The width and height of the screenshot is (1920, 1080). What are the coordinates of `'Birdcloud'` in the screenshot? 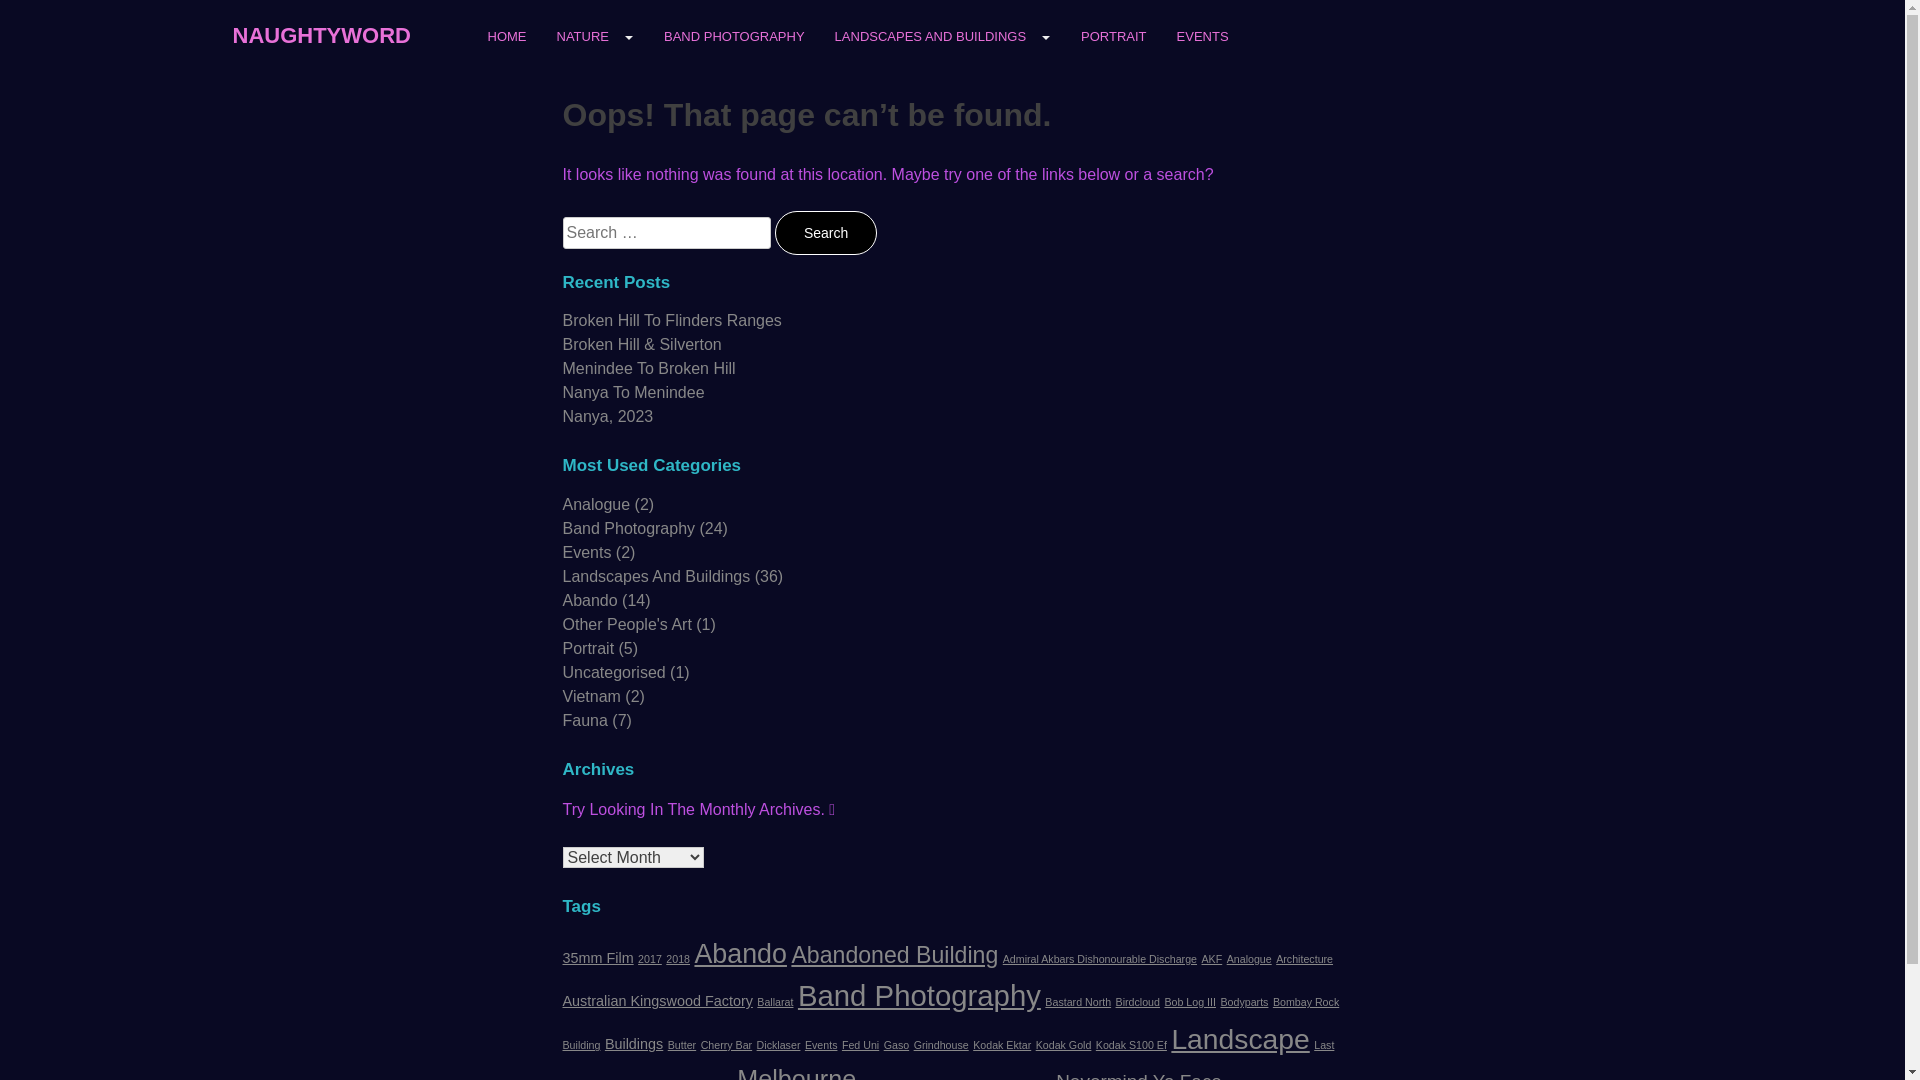 It's located at (1137, 1002).